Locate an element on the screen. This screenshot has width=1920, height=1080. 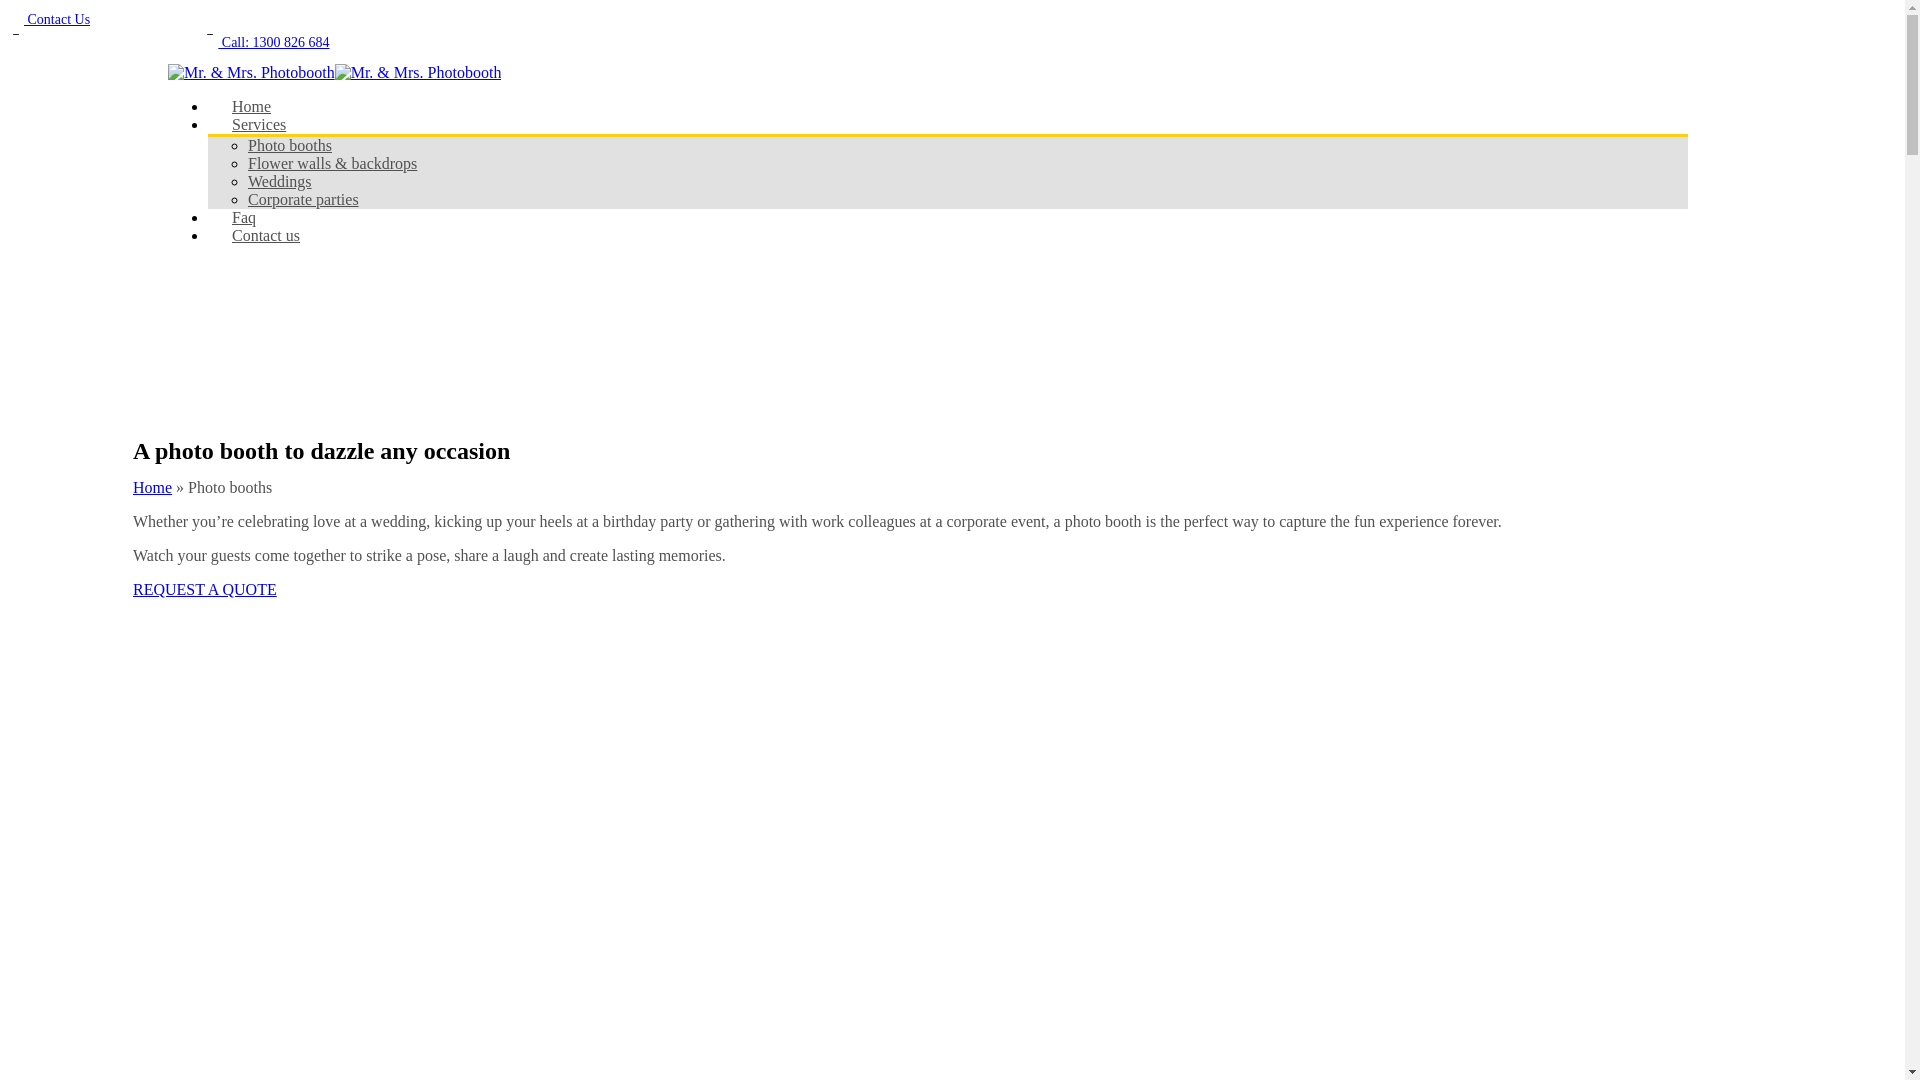
'Services' is located at coordinates (207, 124).